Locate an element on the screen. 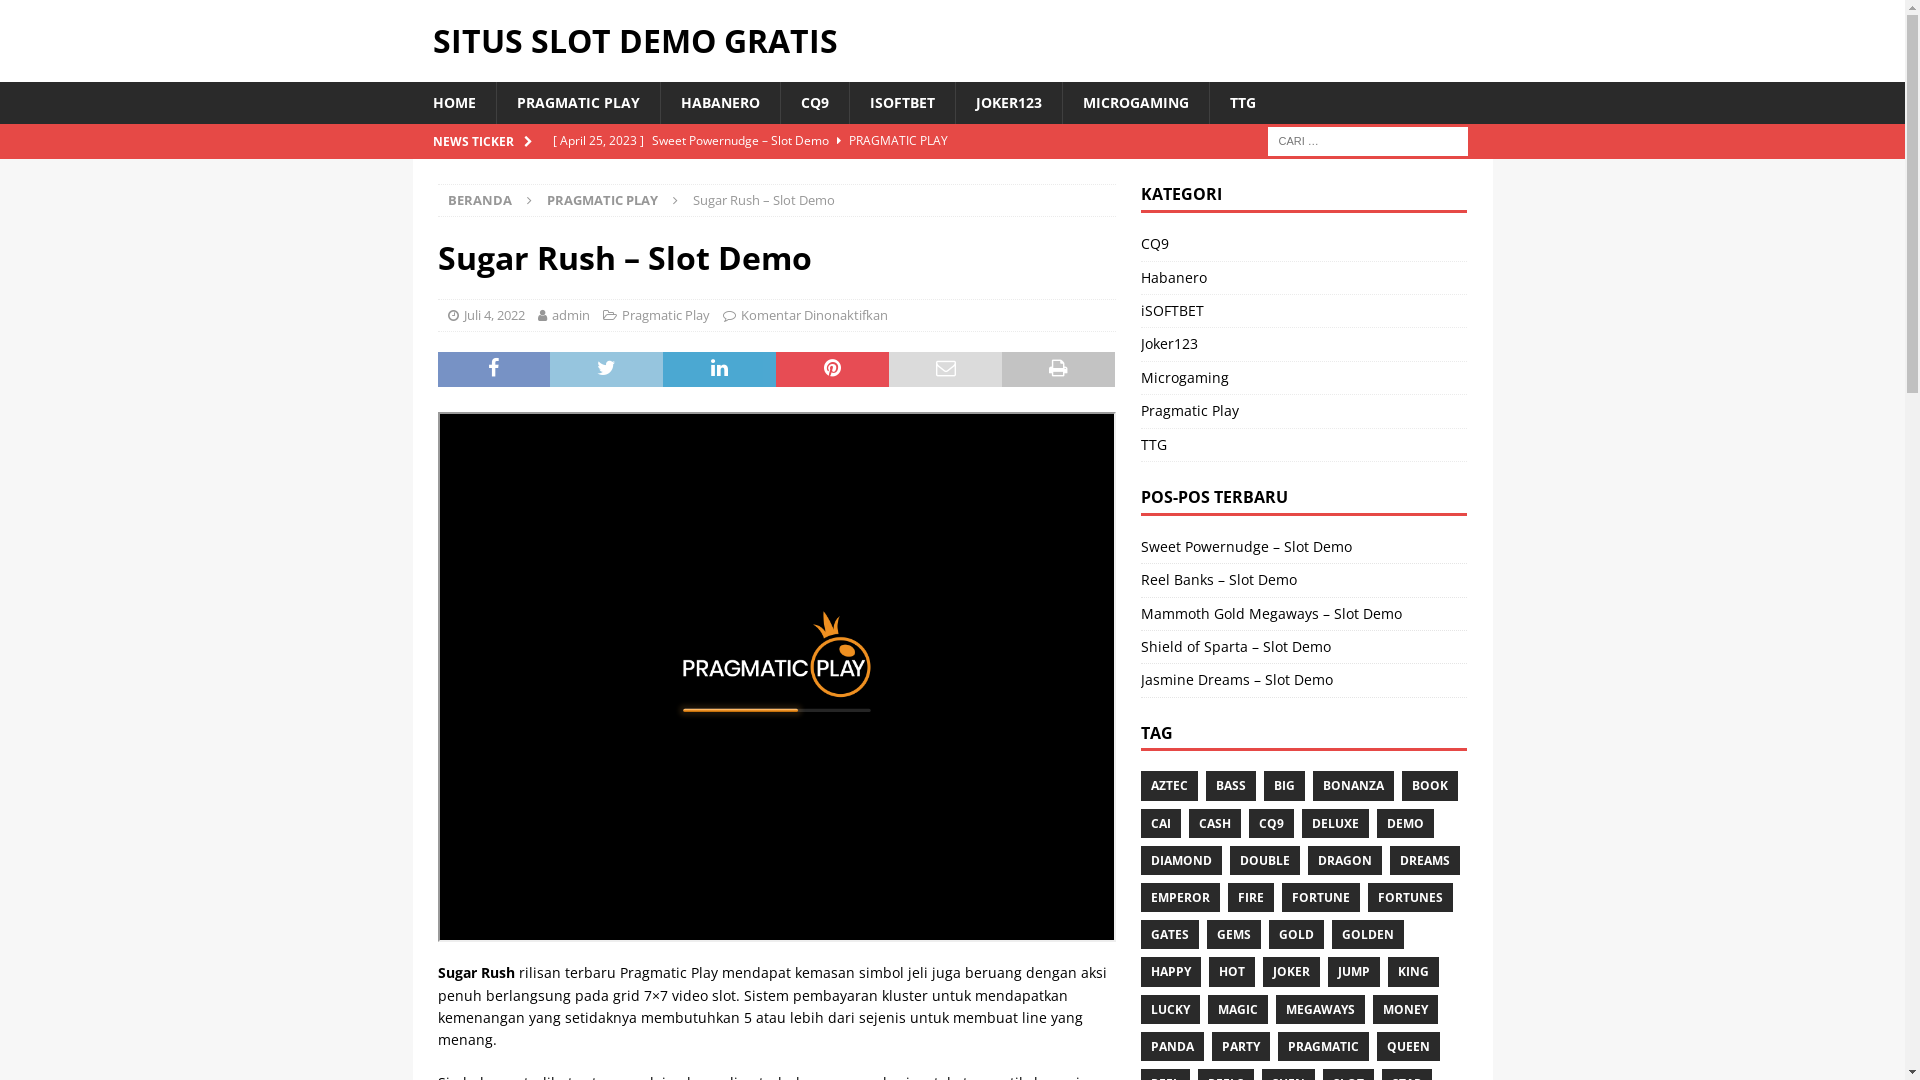 The image size is (1920, 1080). 'GOLD' is located at coordinates (1296, 934).